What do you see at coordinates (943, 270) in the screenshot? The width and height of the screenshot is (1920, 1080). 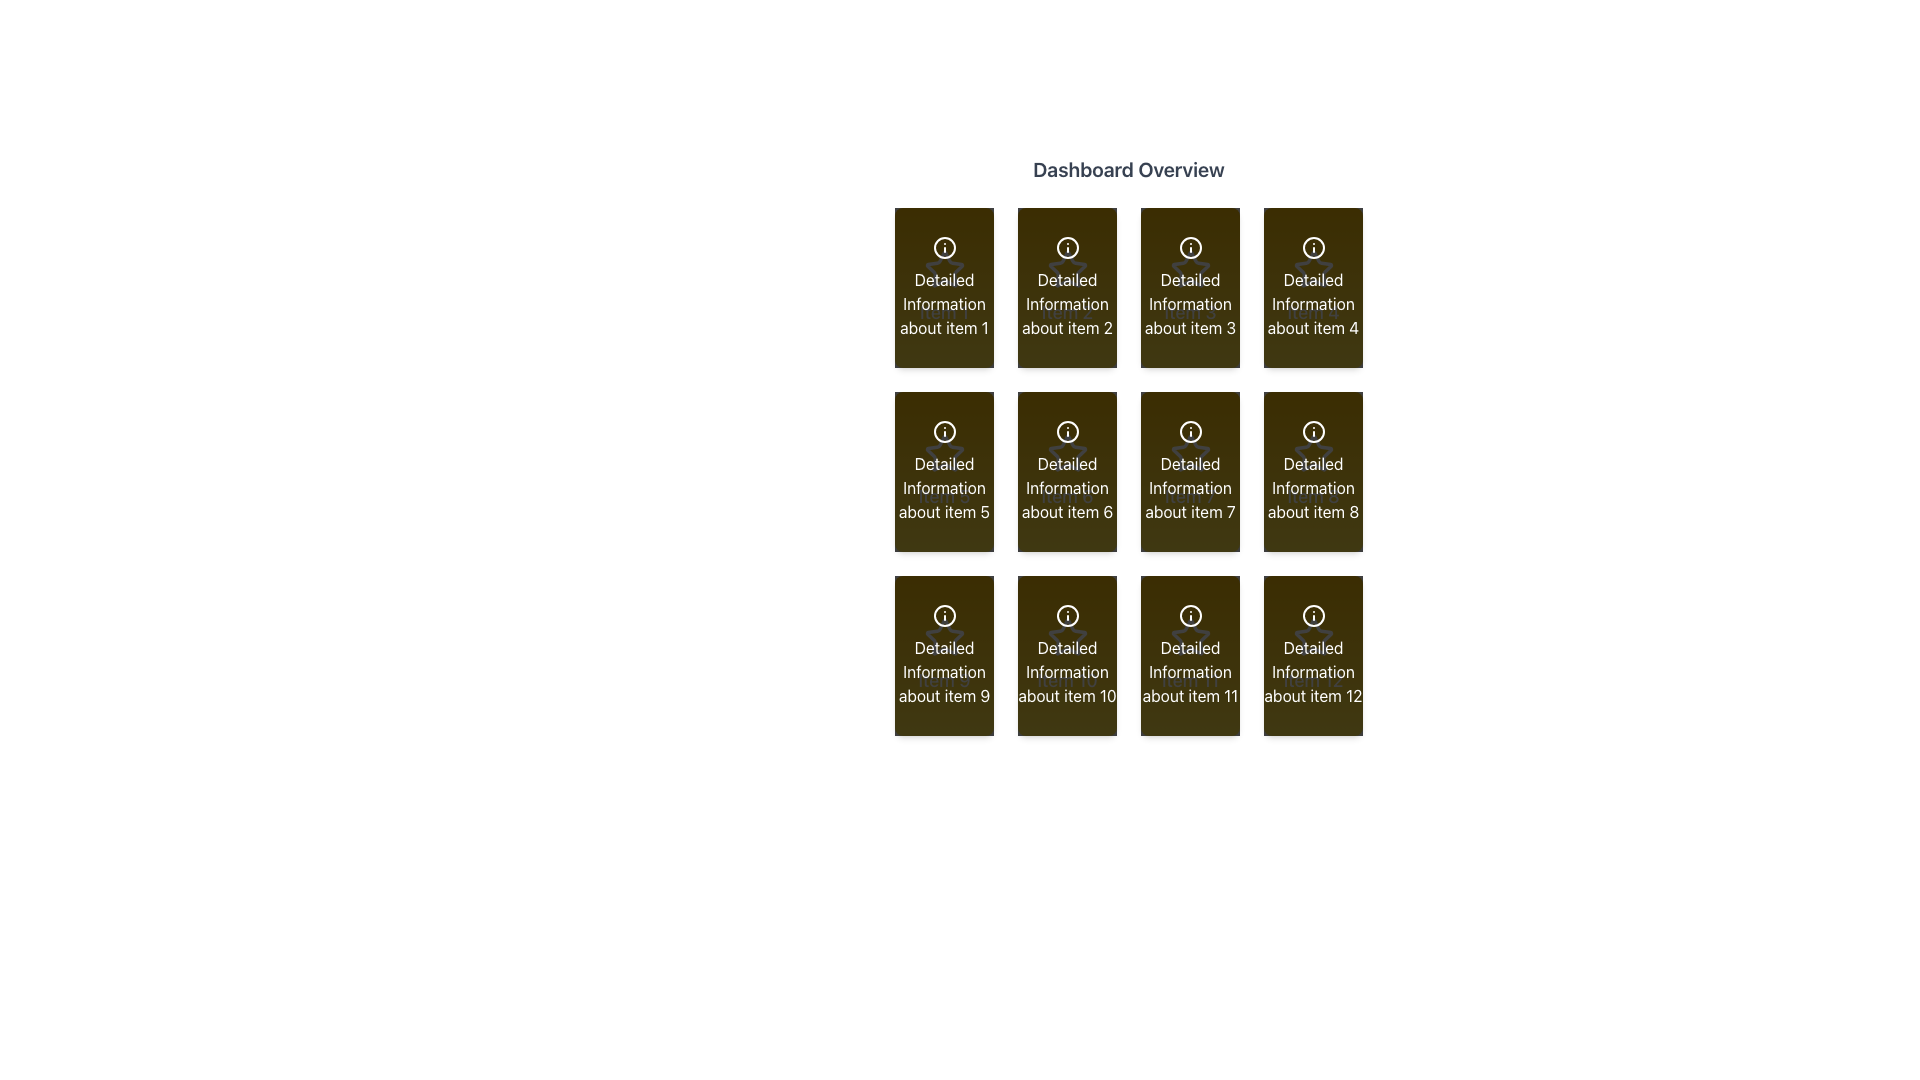 I see `the star icon outlined in white, located in the top-left card labeled 'Item 1', which is above the text 'Detailed Information about item 1'` at bounding box center [943, 270].